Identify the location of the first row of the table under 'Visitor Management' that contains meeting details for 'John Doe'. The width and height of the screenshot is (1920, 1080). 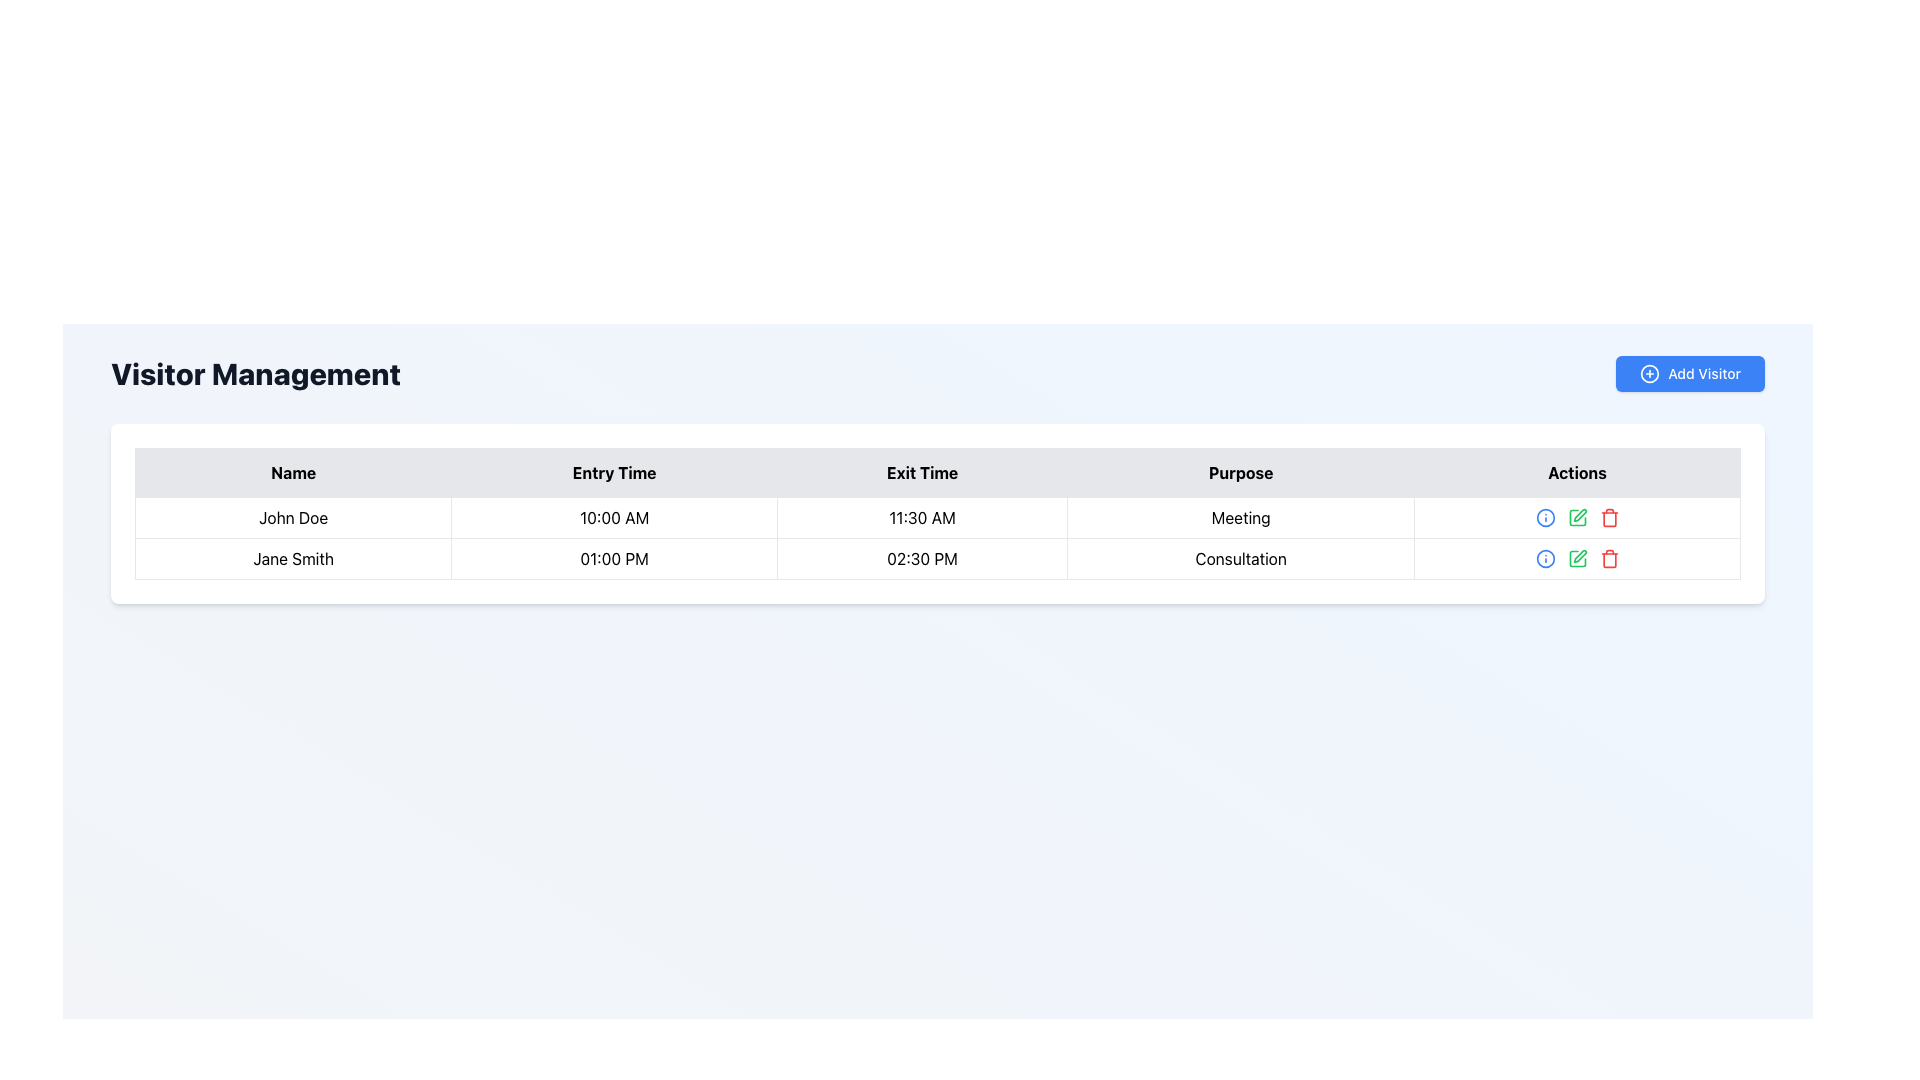
(936, 516).